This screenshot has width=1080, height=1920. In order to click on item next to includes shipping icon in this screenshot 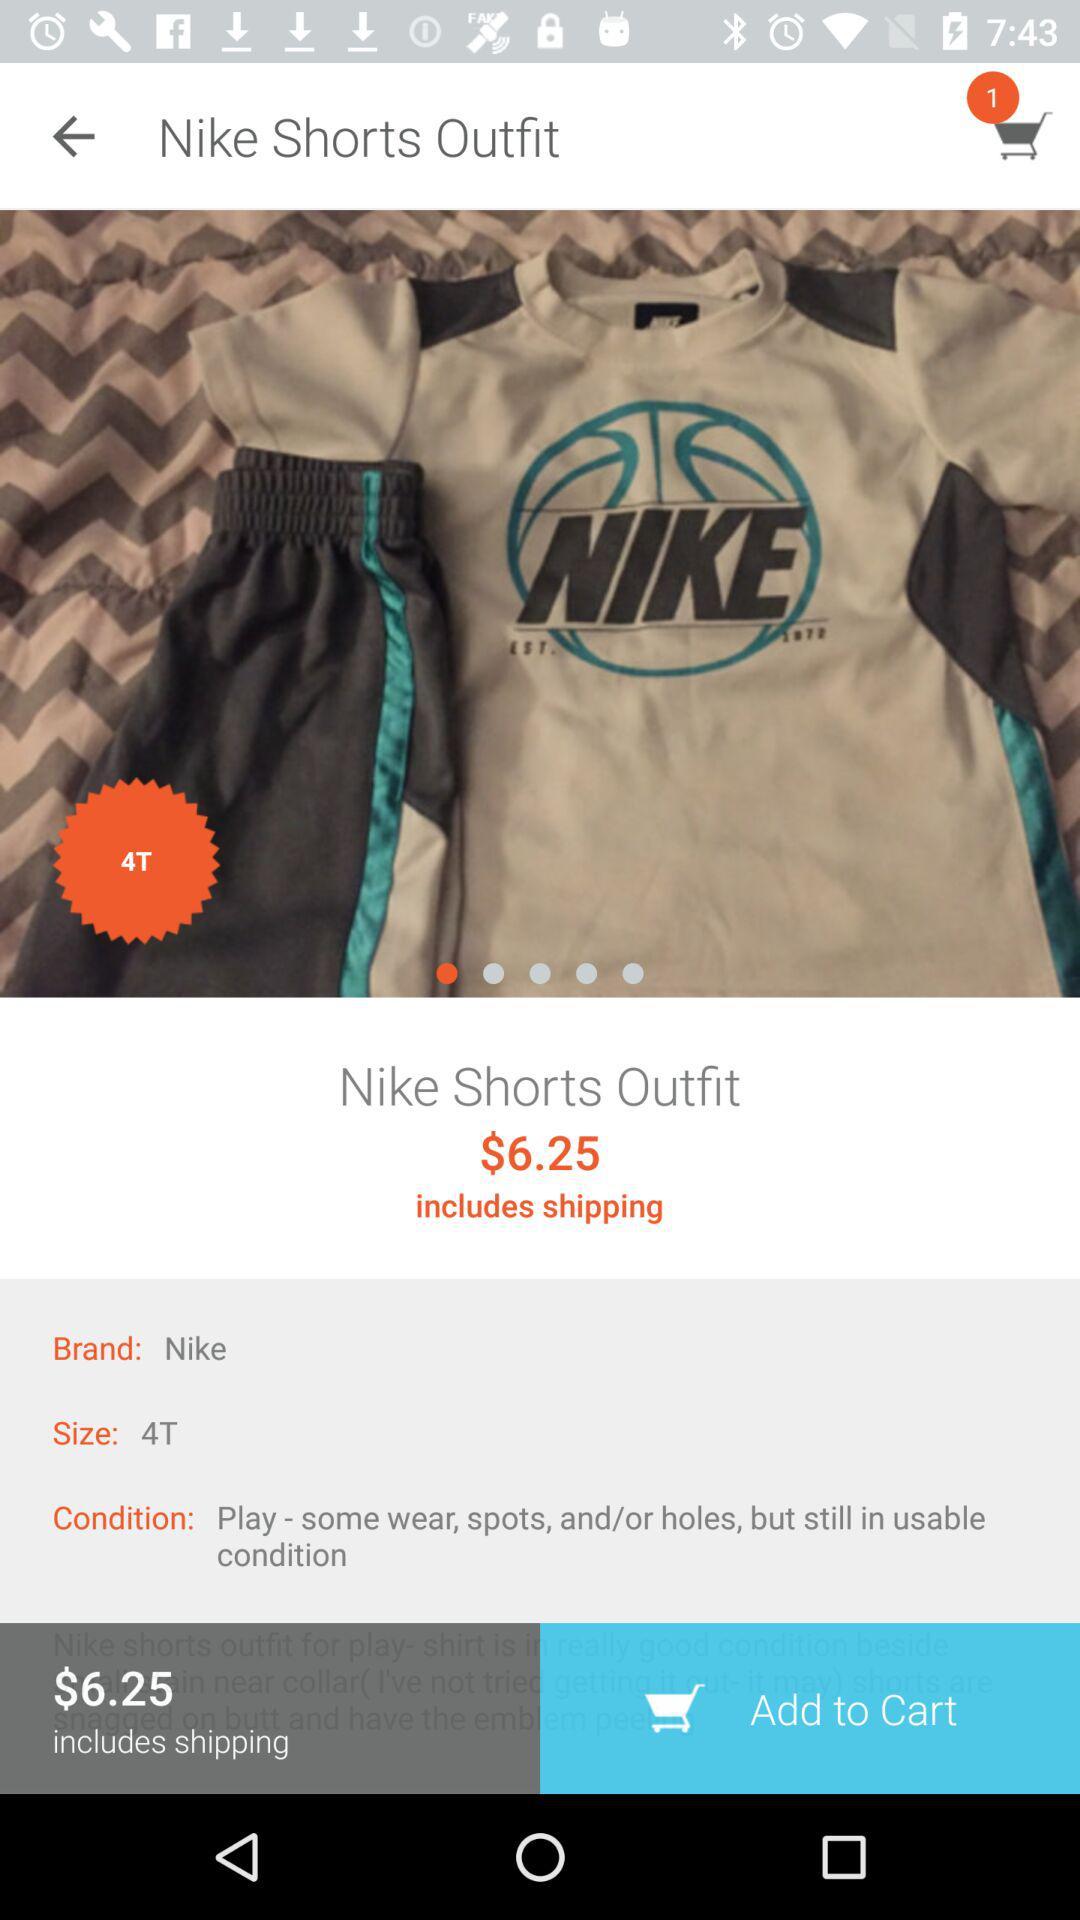, I will do `click(810, 1707)`.